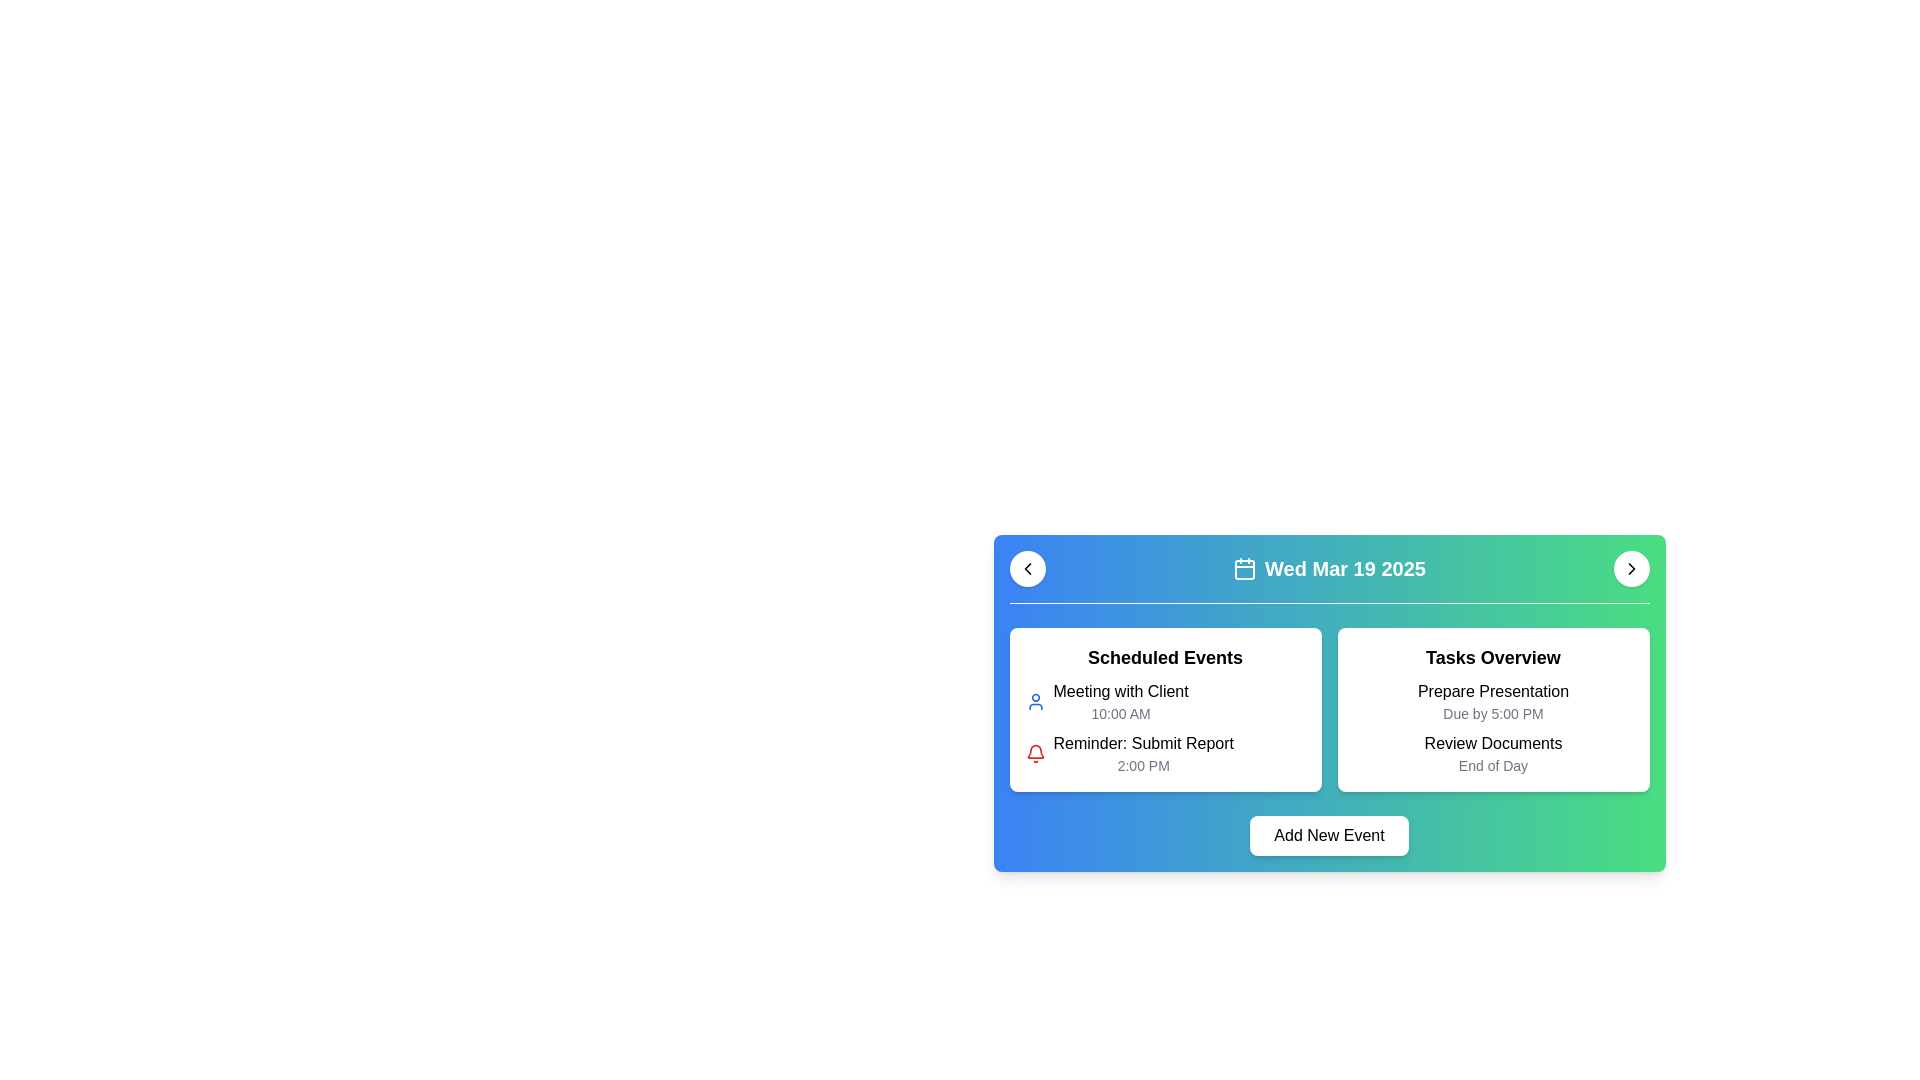 This screenshot has height=1080, width=1920. I want to click on the text label displaying 'Meeting with Client' in the 'Scheduled Events' section, located above the '10:00 AM' time text, so click(1121, 690).